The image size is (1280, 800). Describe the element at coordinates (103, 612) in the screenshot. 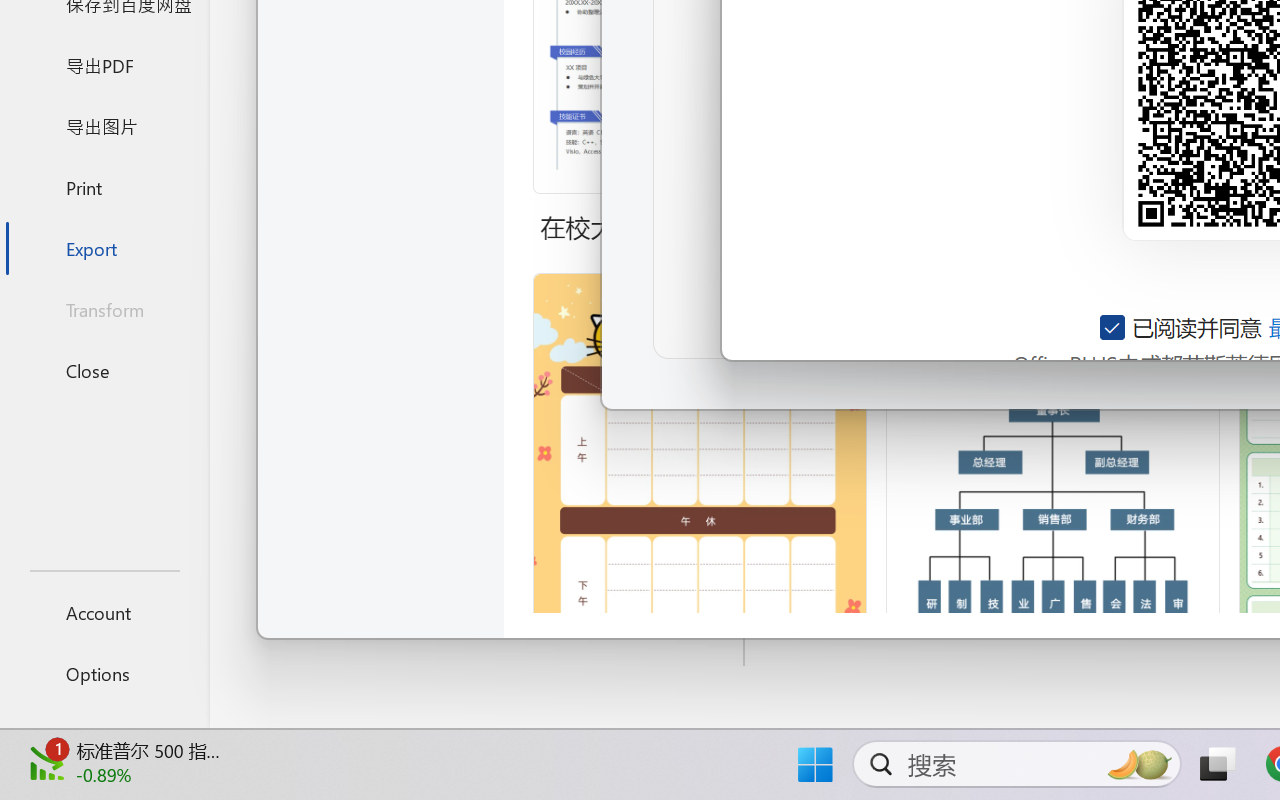

I see `'Account'` at that location.